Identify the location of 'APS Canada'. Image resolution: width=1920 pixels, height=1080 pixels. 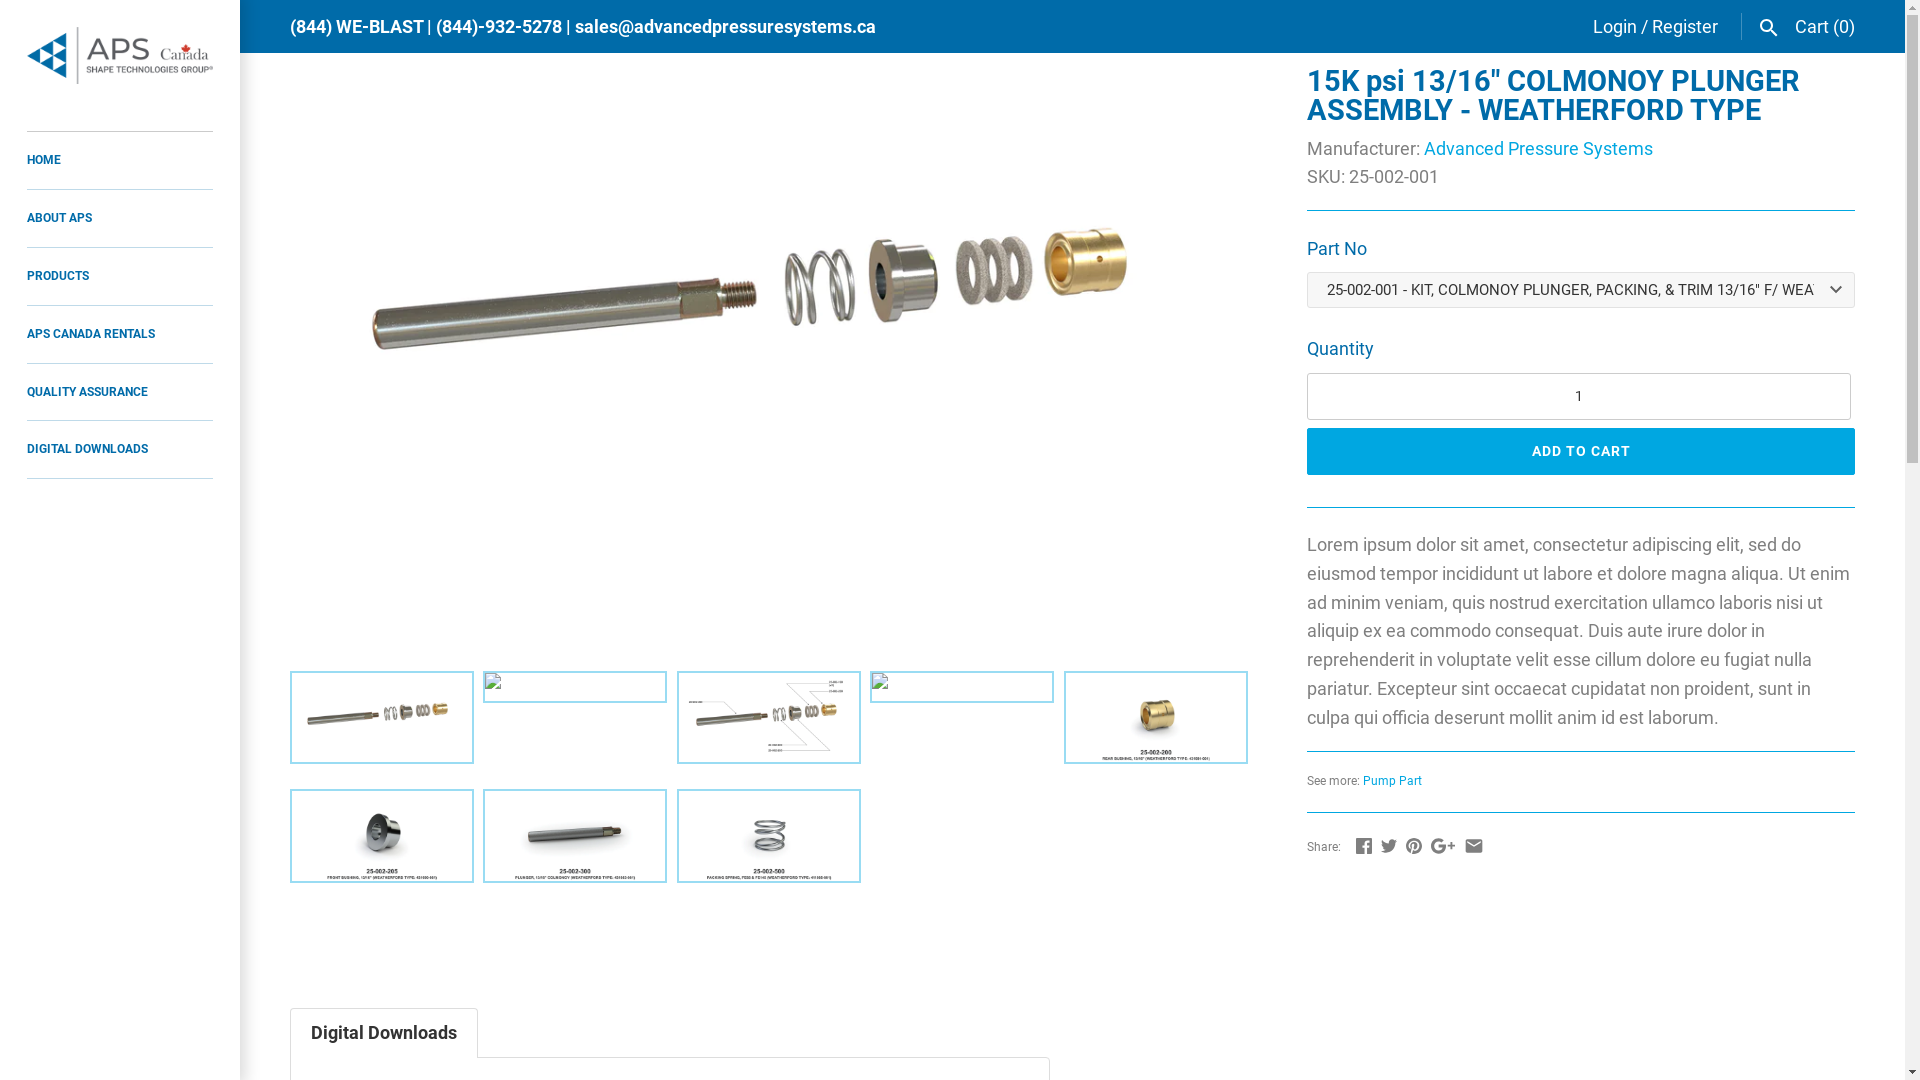
(119, 54).